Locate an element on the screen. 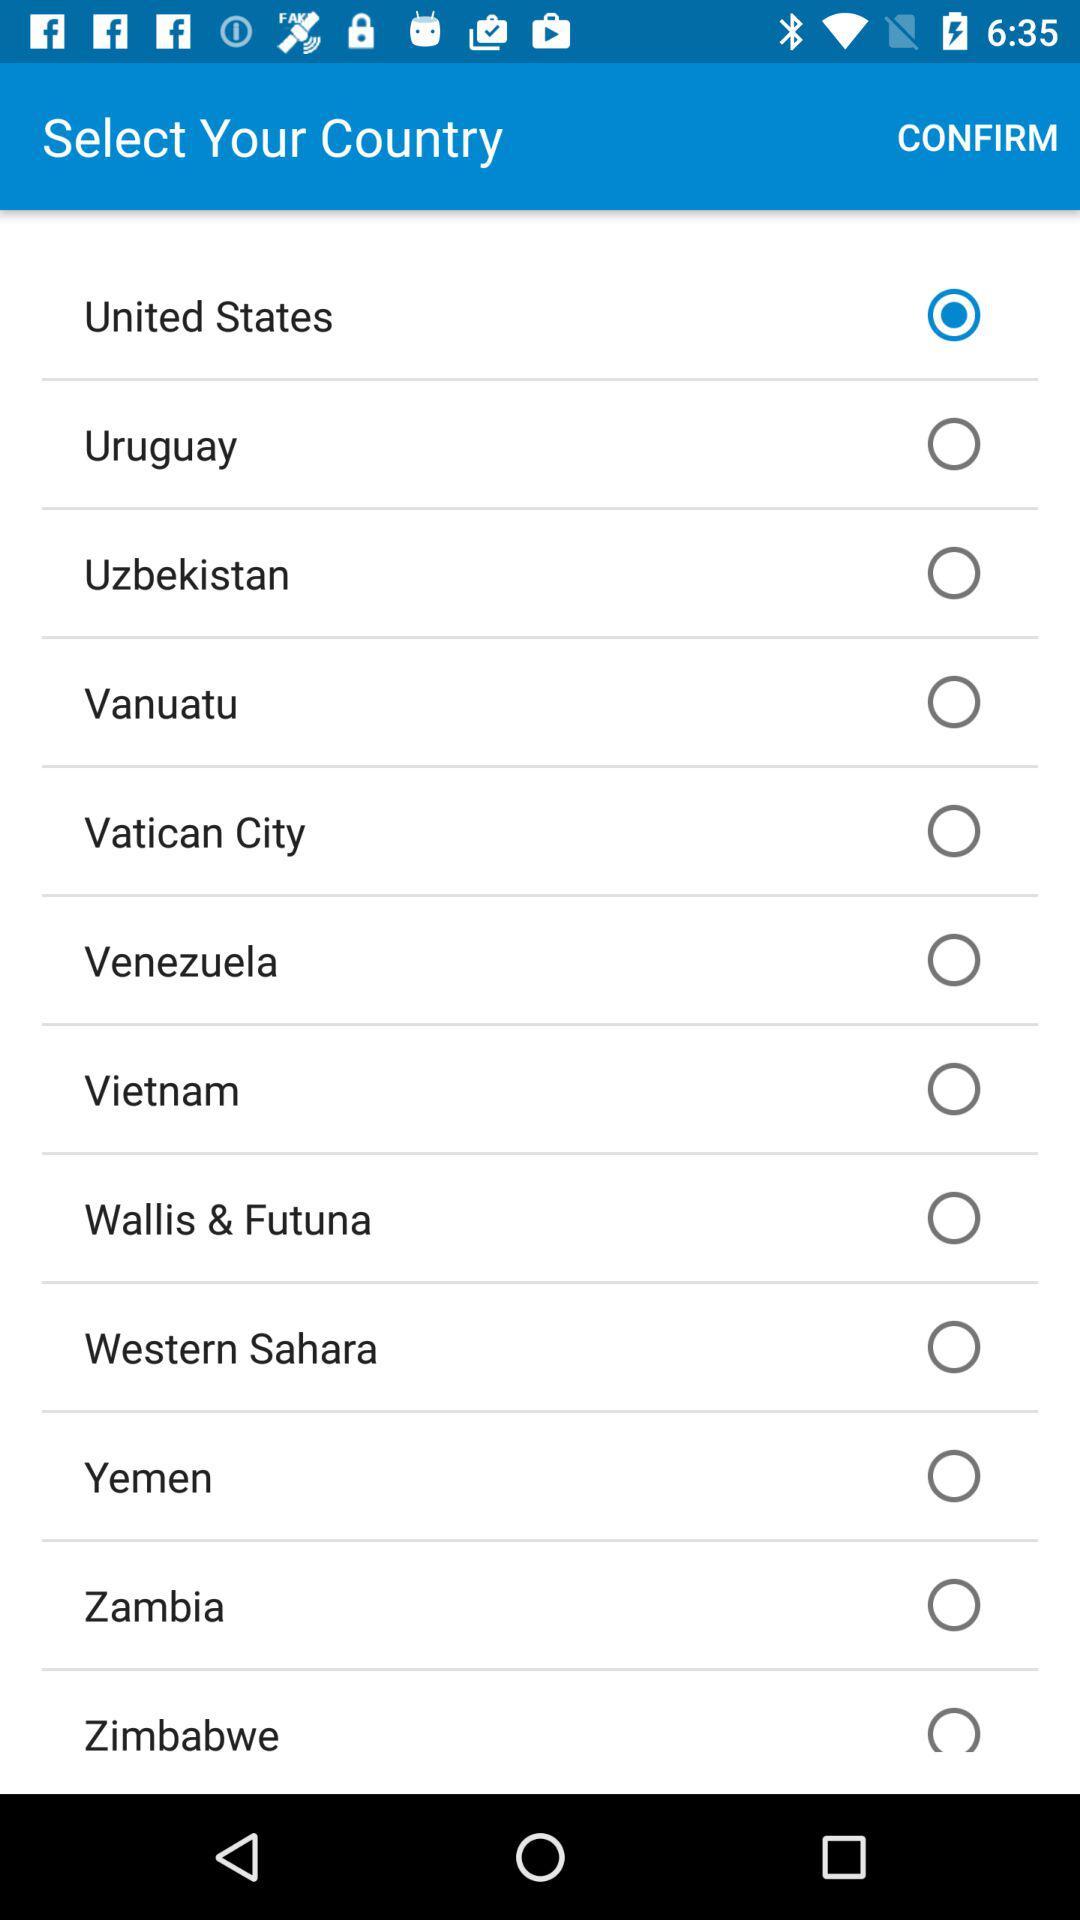  the zimbabwe is located at coordinates (540, 1710).